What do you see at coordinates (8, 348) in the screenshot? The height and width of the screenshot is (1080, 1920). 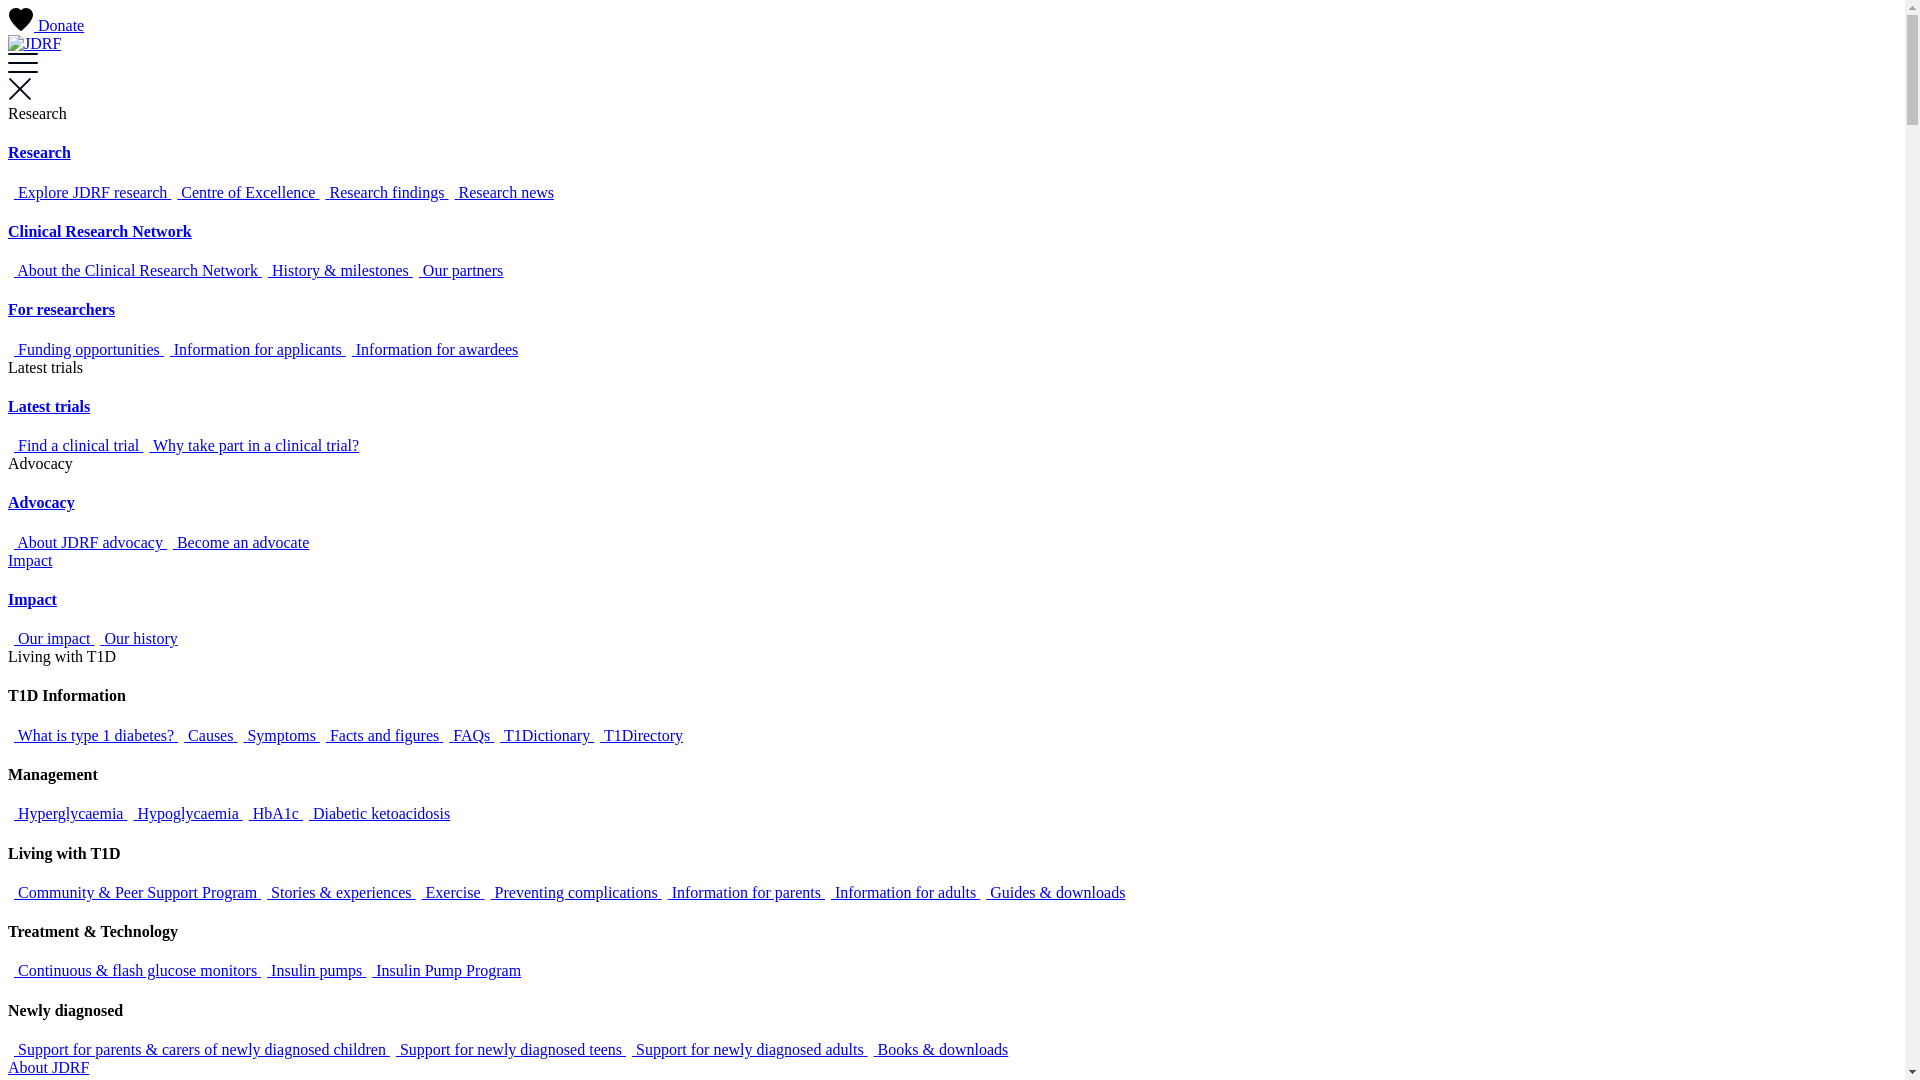 I see `'Funding opportunities'` at bounding box center [8, 348].